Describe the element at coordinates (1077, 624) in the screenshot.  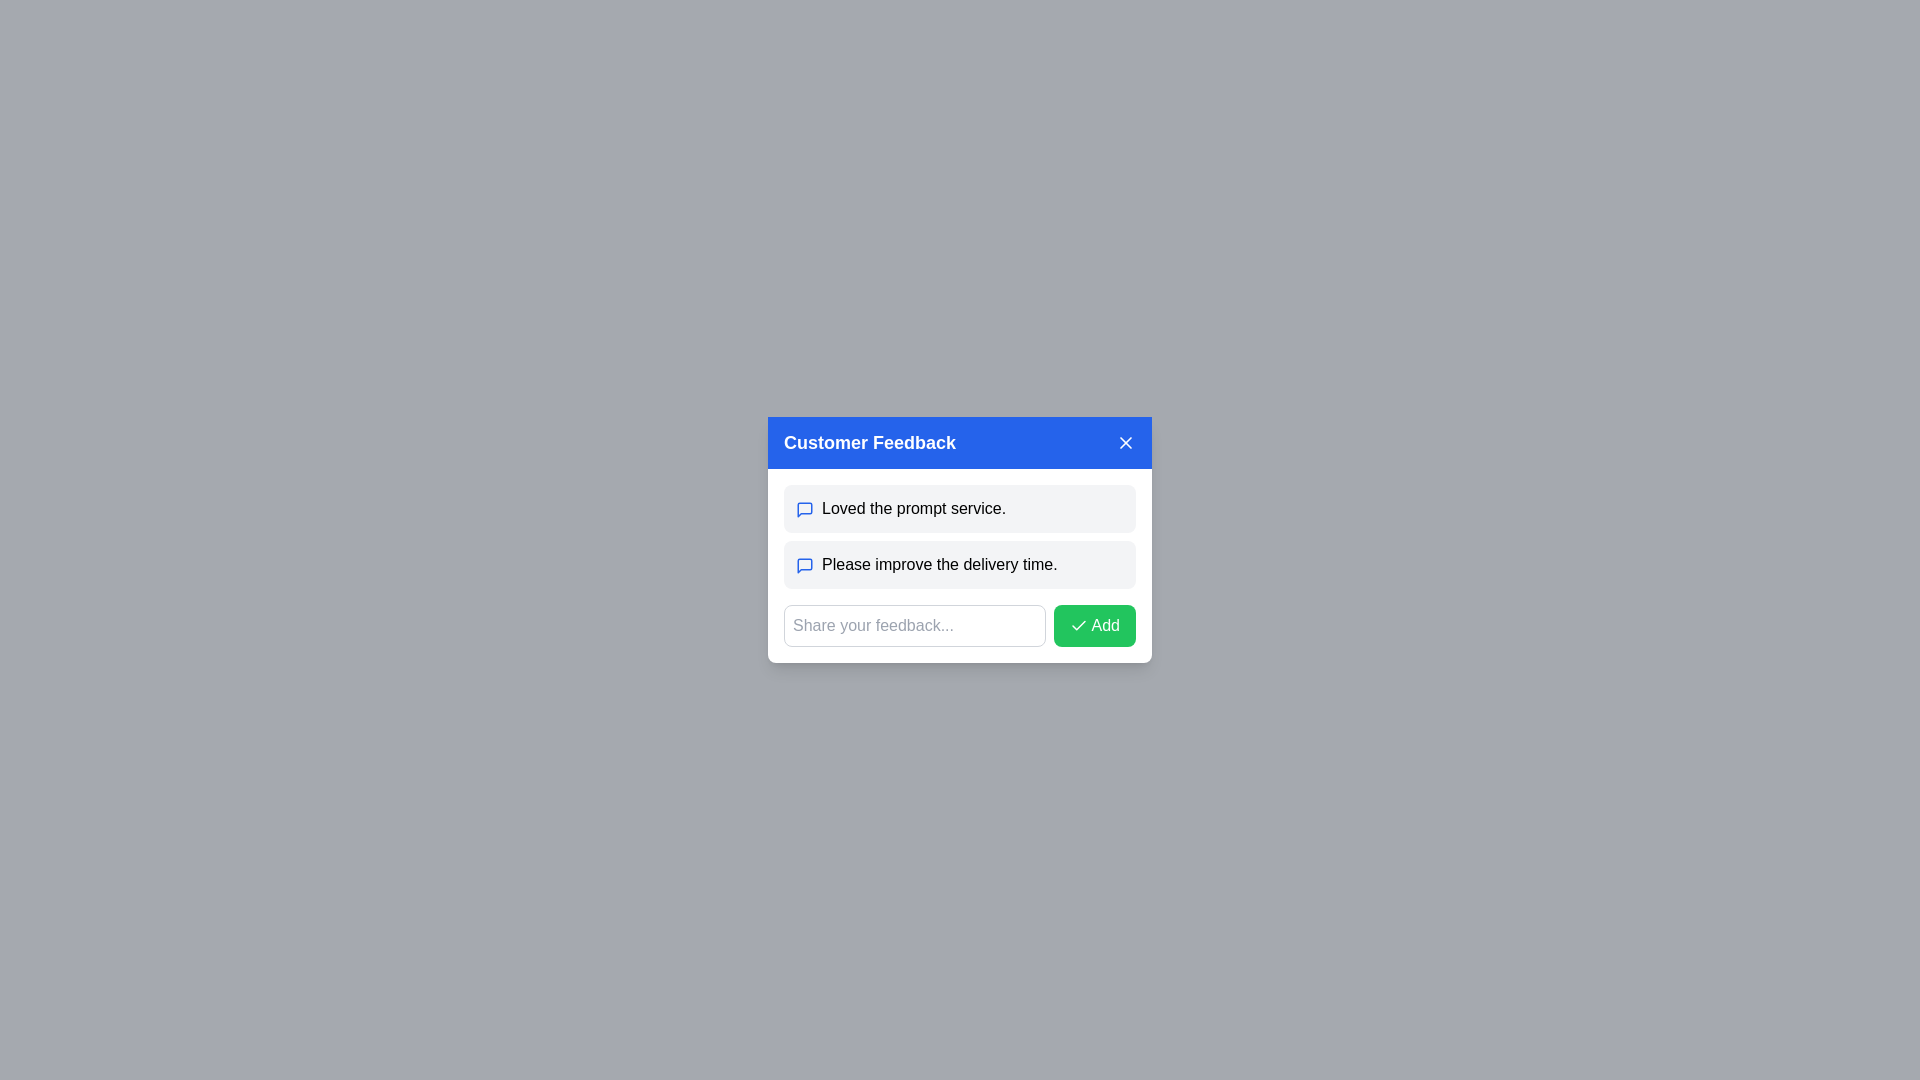
I see `the icon located inside the button at the bottom right of the feedback modal box, which is to the left of the 'Add' text, to understand the action context` at that location.